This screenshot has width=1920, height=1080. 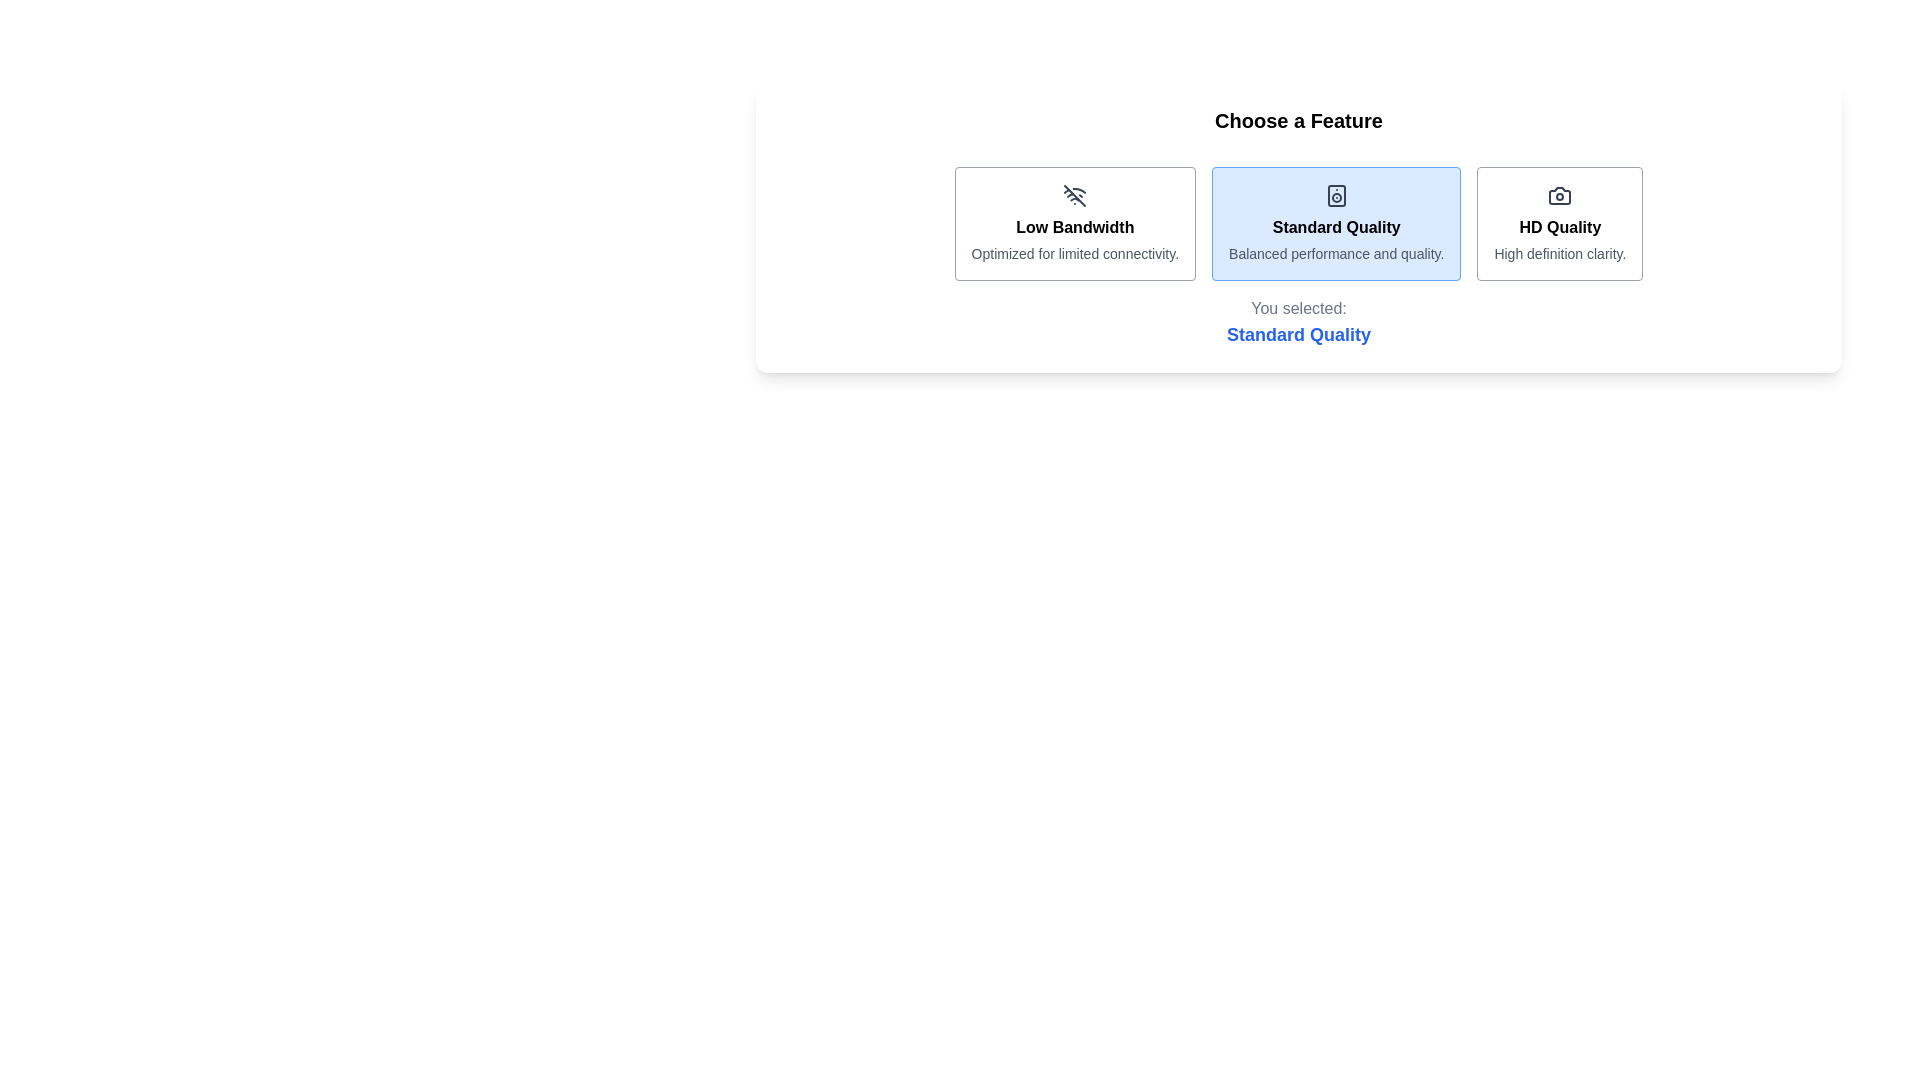 I want to click on the text label reading 'Balanced performance and quality.' which is styled with a small font size and gray color, located below the 'Standard Quality' label within a blue-highlighted selection box, so click(x=1336, y=253).